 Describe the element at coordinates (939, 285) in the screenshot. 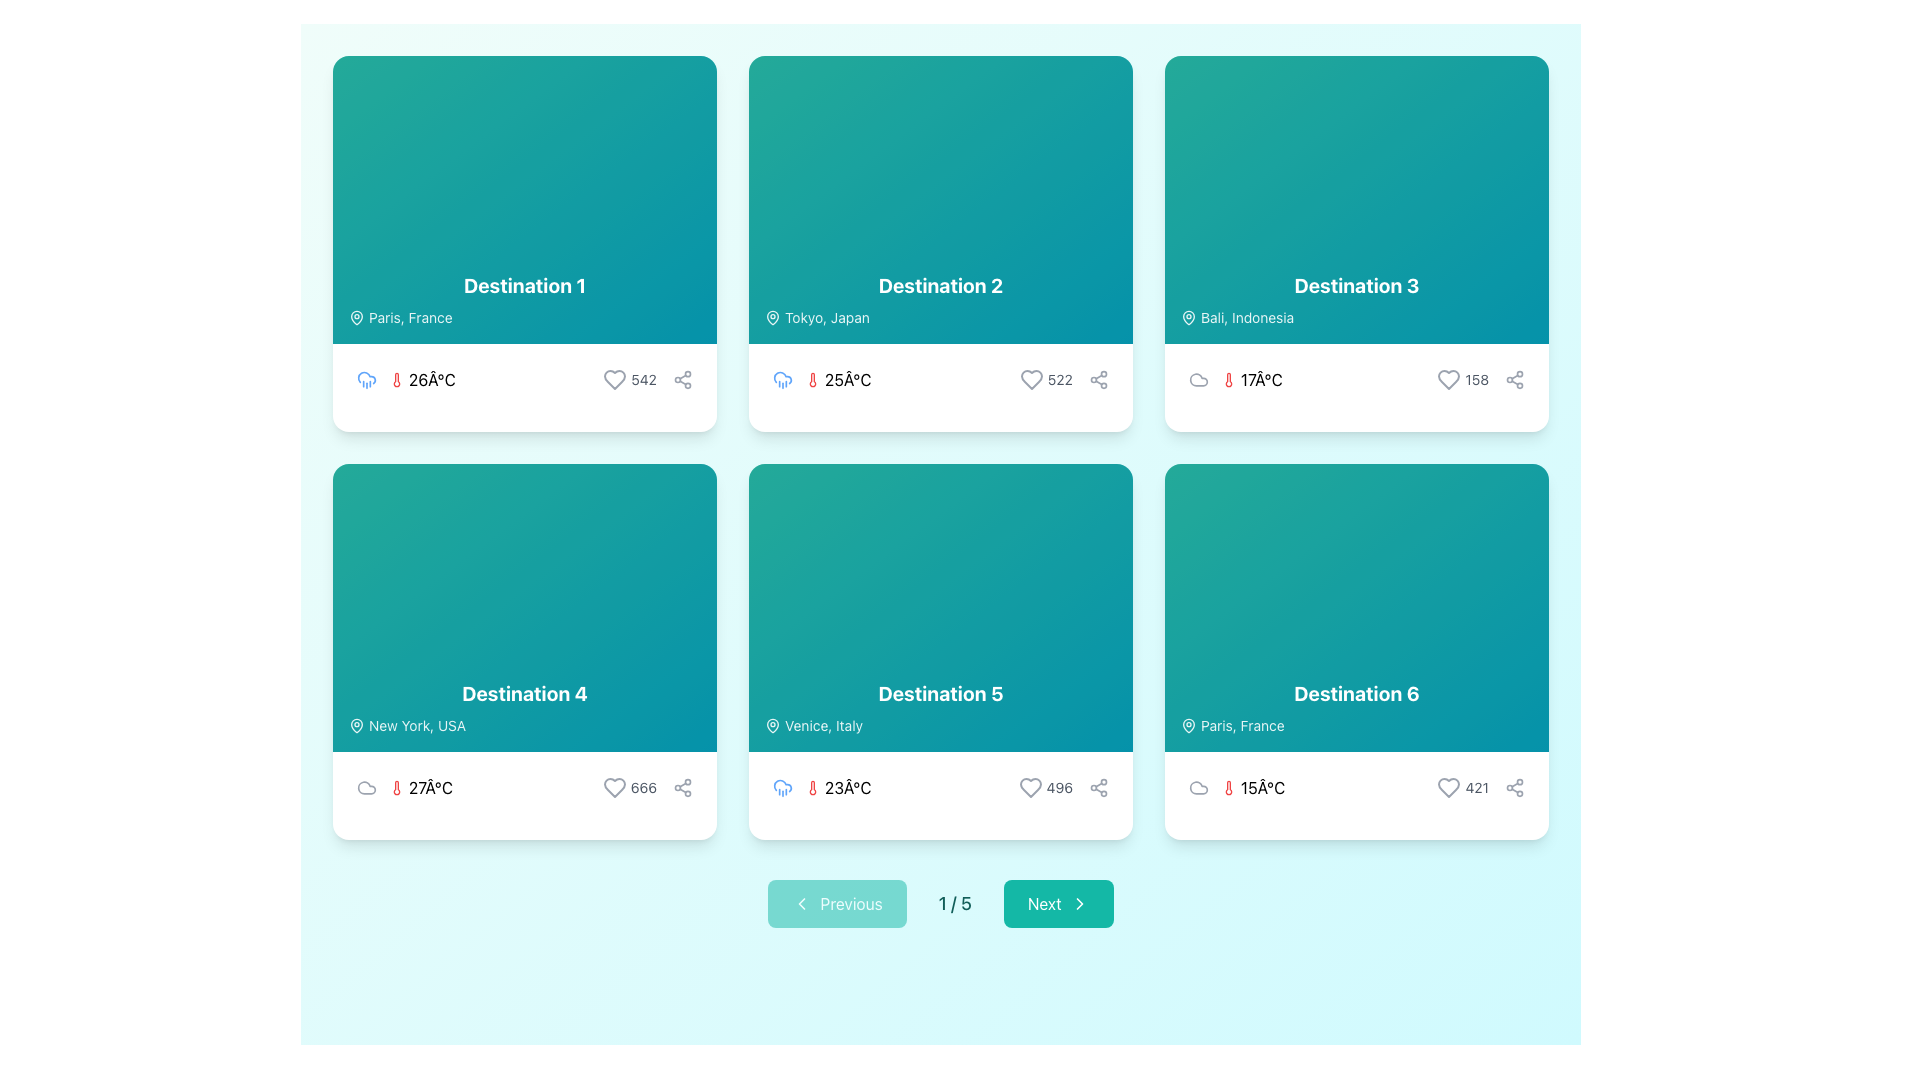

I see `text heading that serves as the title for 'Destination 2' located in the second column of the first row in the grid layout` at that location.